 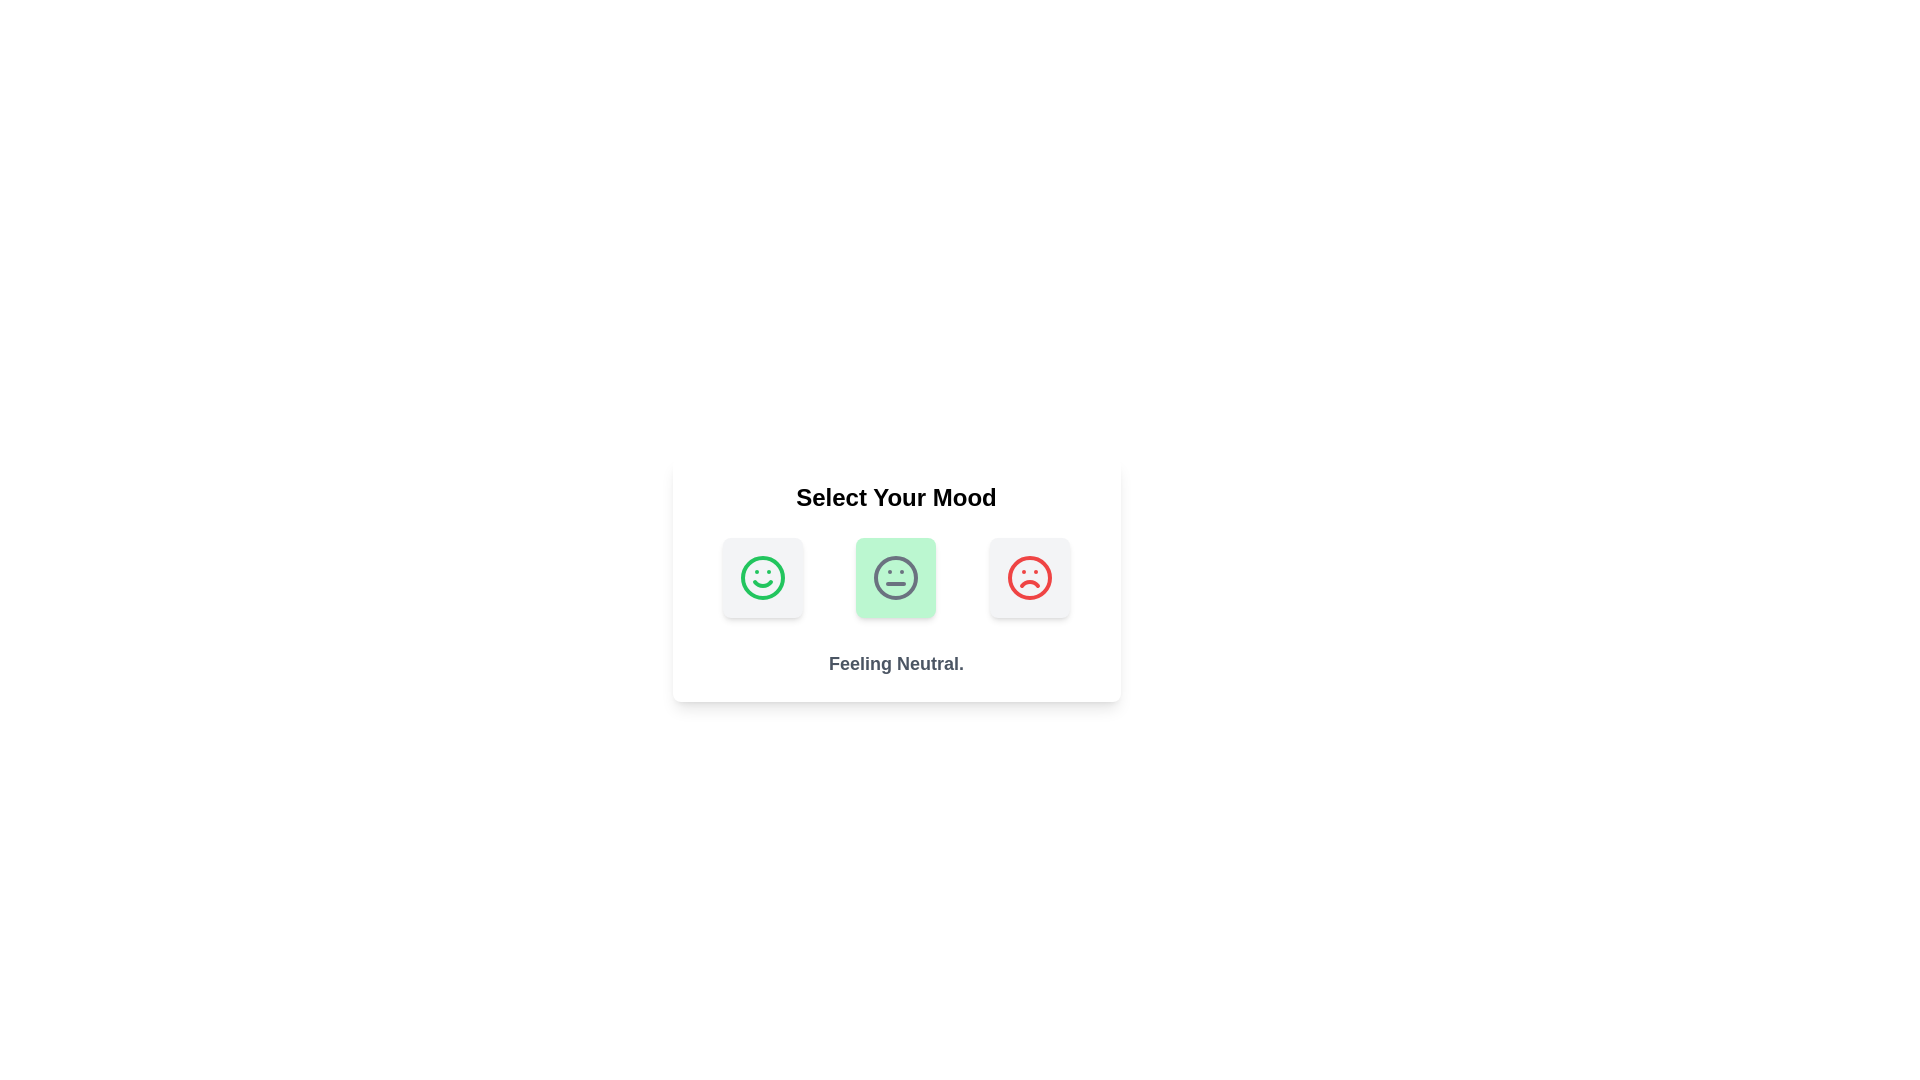 What do you see at coordinates (895, 578) in the screenshot?
I see `the neutral mood selection SVG icon, which is the second button in a horizontally aligned grid of three mood icons` at bounding box center [895, 578].